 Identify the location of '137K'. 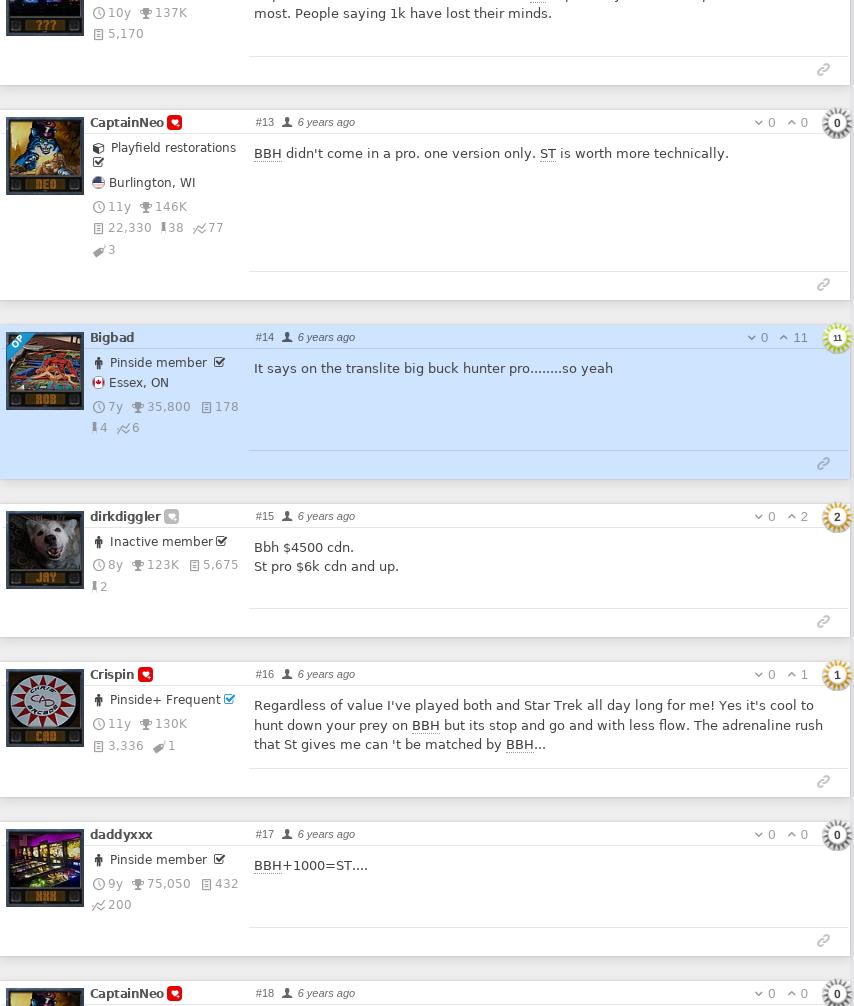
(170, 11).